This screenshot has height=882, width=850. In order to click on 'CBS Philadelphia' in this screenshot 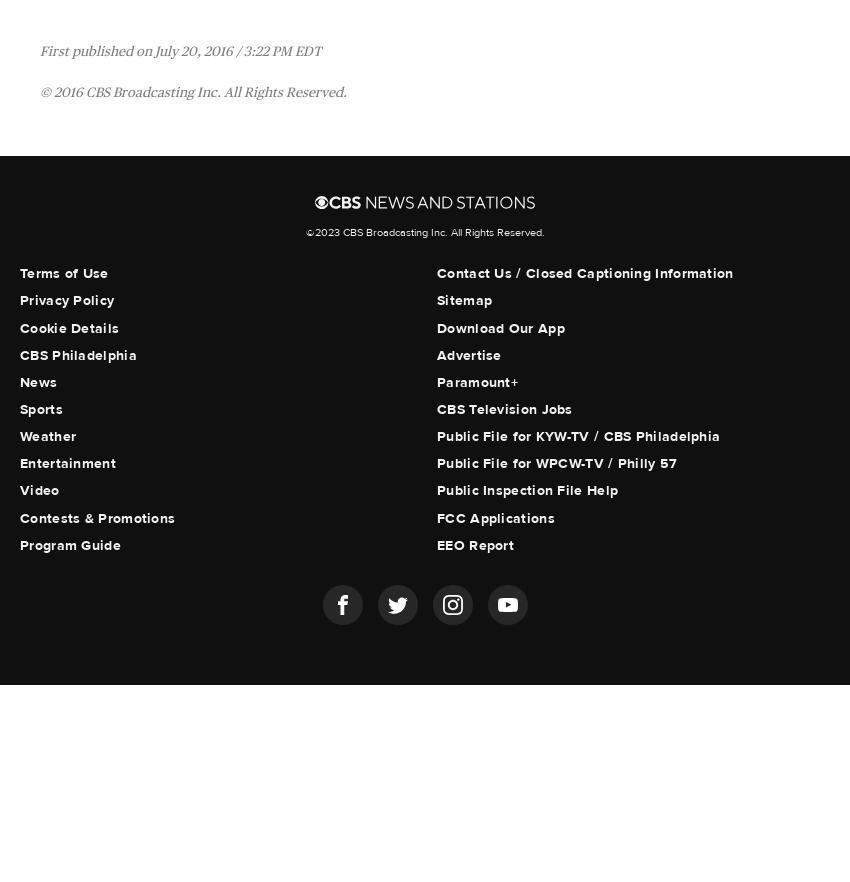, I will do `click(78, 354)`.